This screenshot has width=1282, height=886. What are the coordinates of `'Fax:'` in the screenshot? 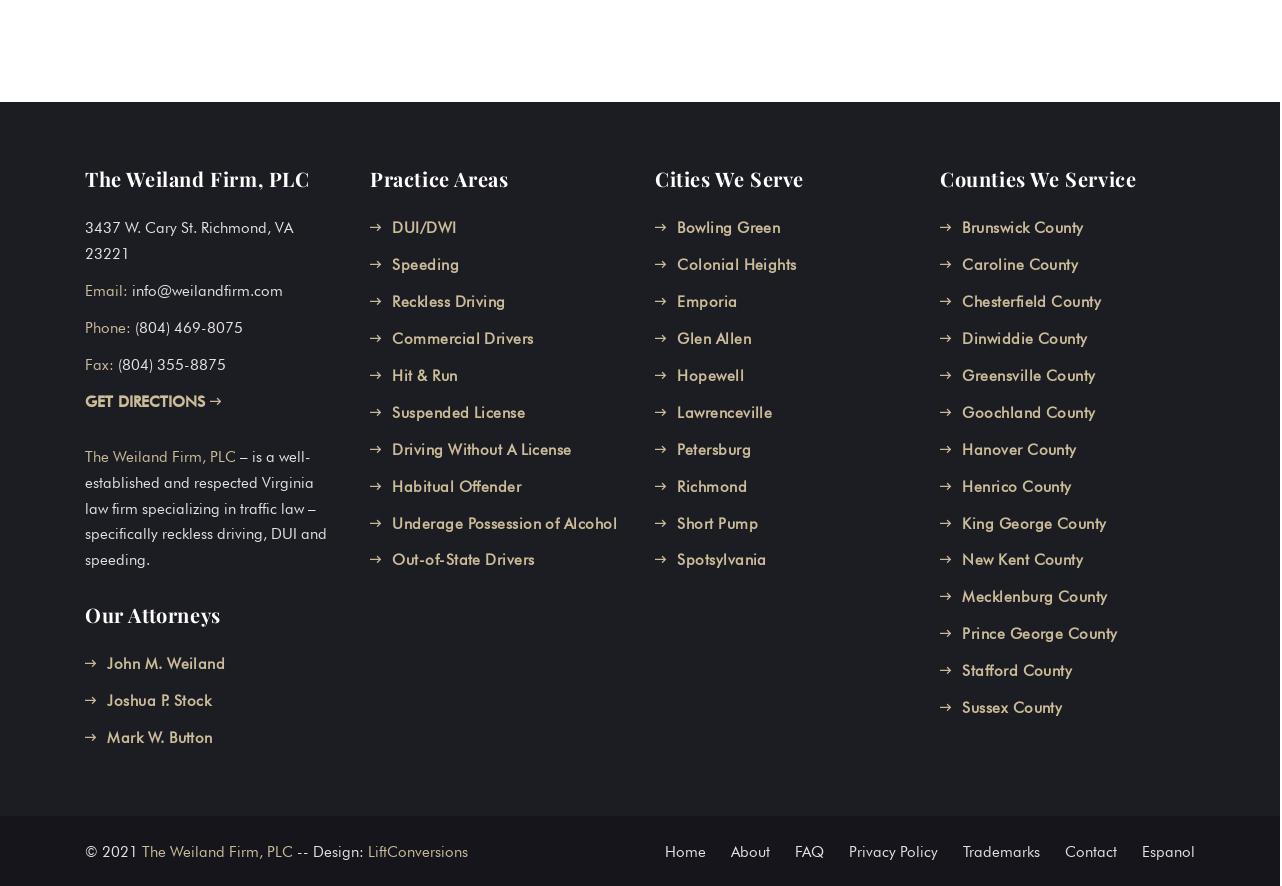 It's located at (84, 363).